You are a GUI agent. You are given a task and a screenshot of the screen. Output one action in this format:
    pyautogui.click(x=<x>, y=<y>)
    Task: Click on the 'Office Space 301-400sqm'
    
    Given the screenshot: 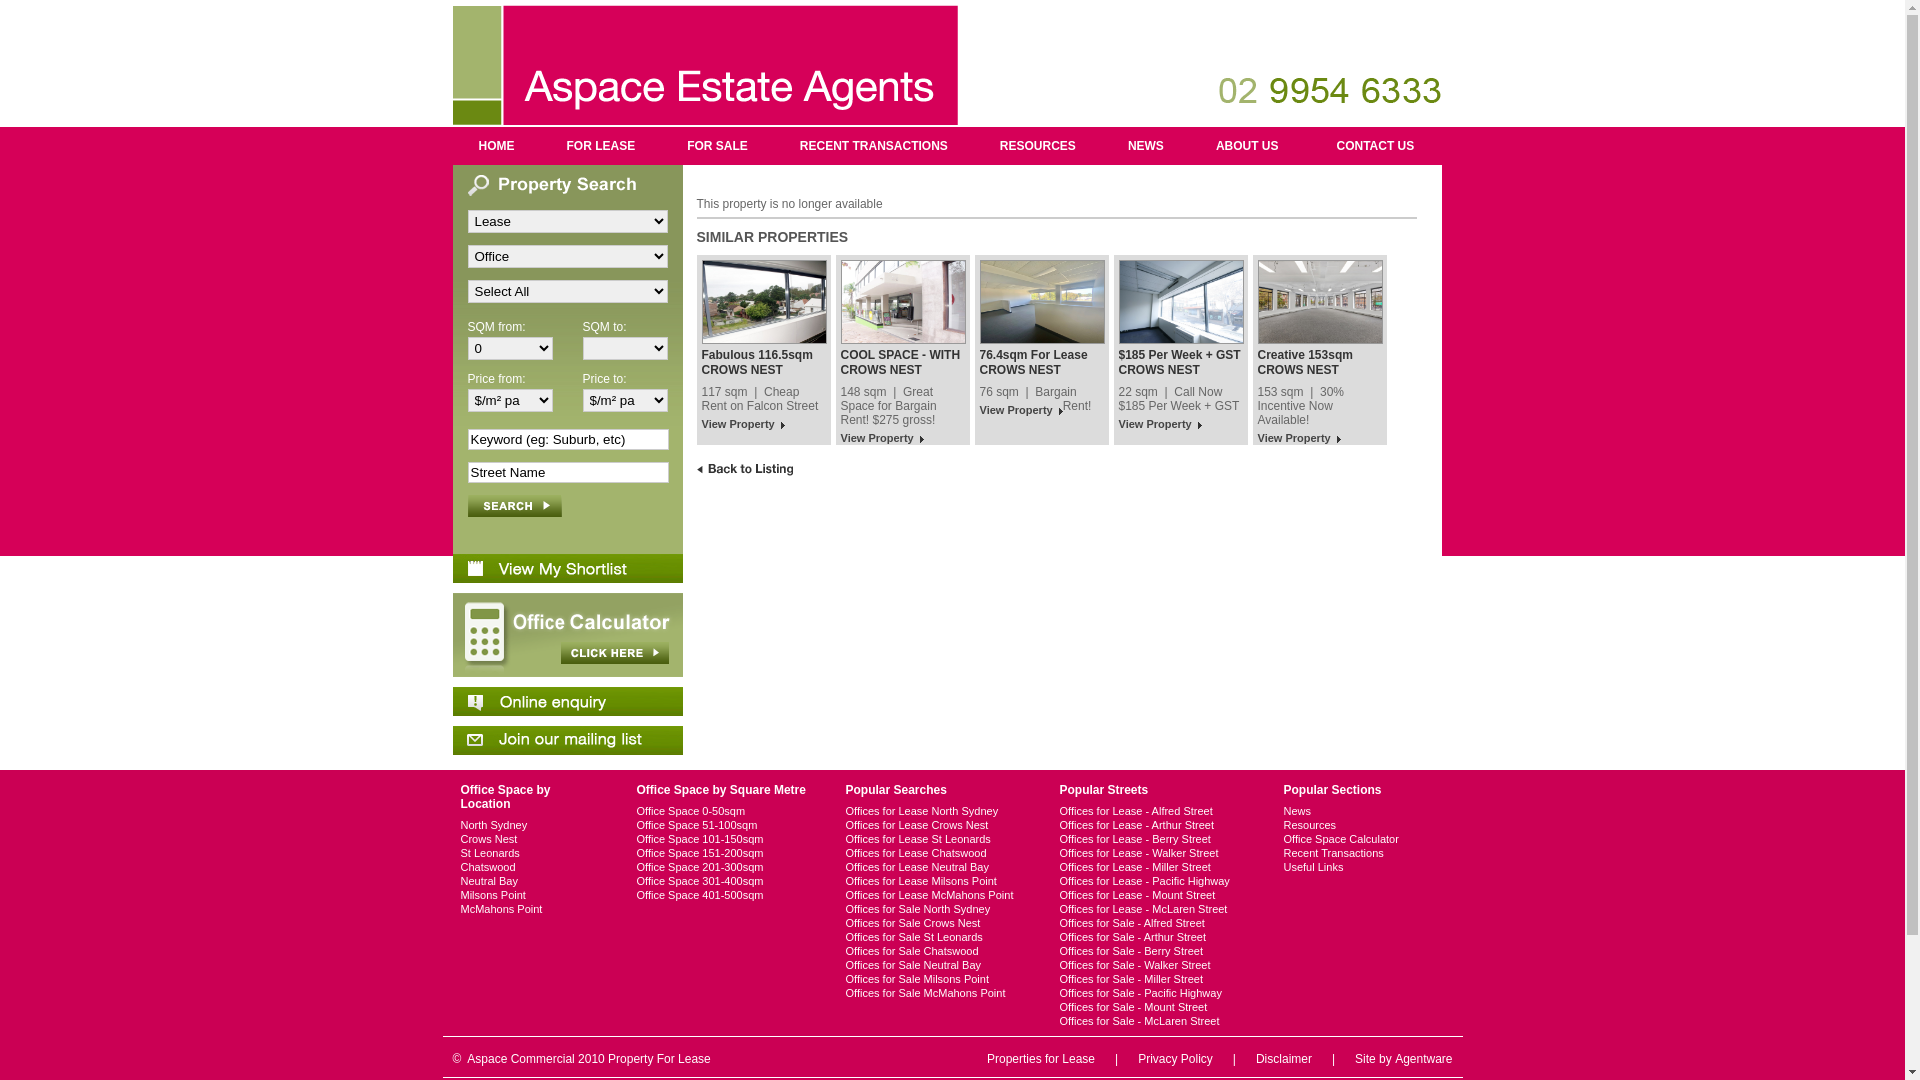 What is the action you would take?
    pyautogui.click(x=722, y=879)
    